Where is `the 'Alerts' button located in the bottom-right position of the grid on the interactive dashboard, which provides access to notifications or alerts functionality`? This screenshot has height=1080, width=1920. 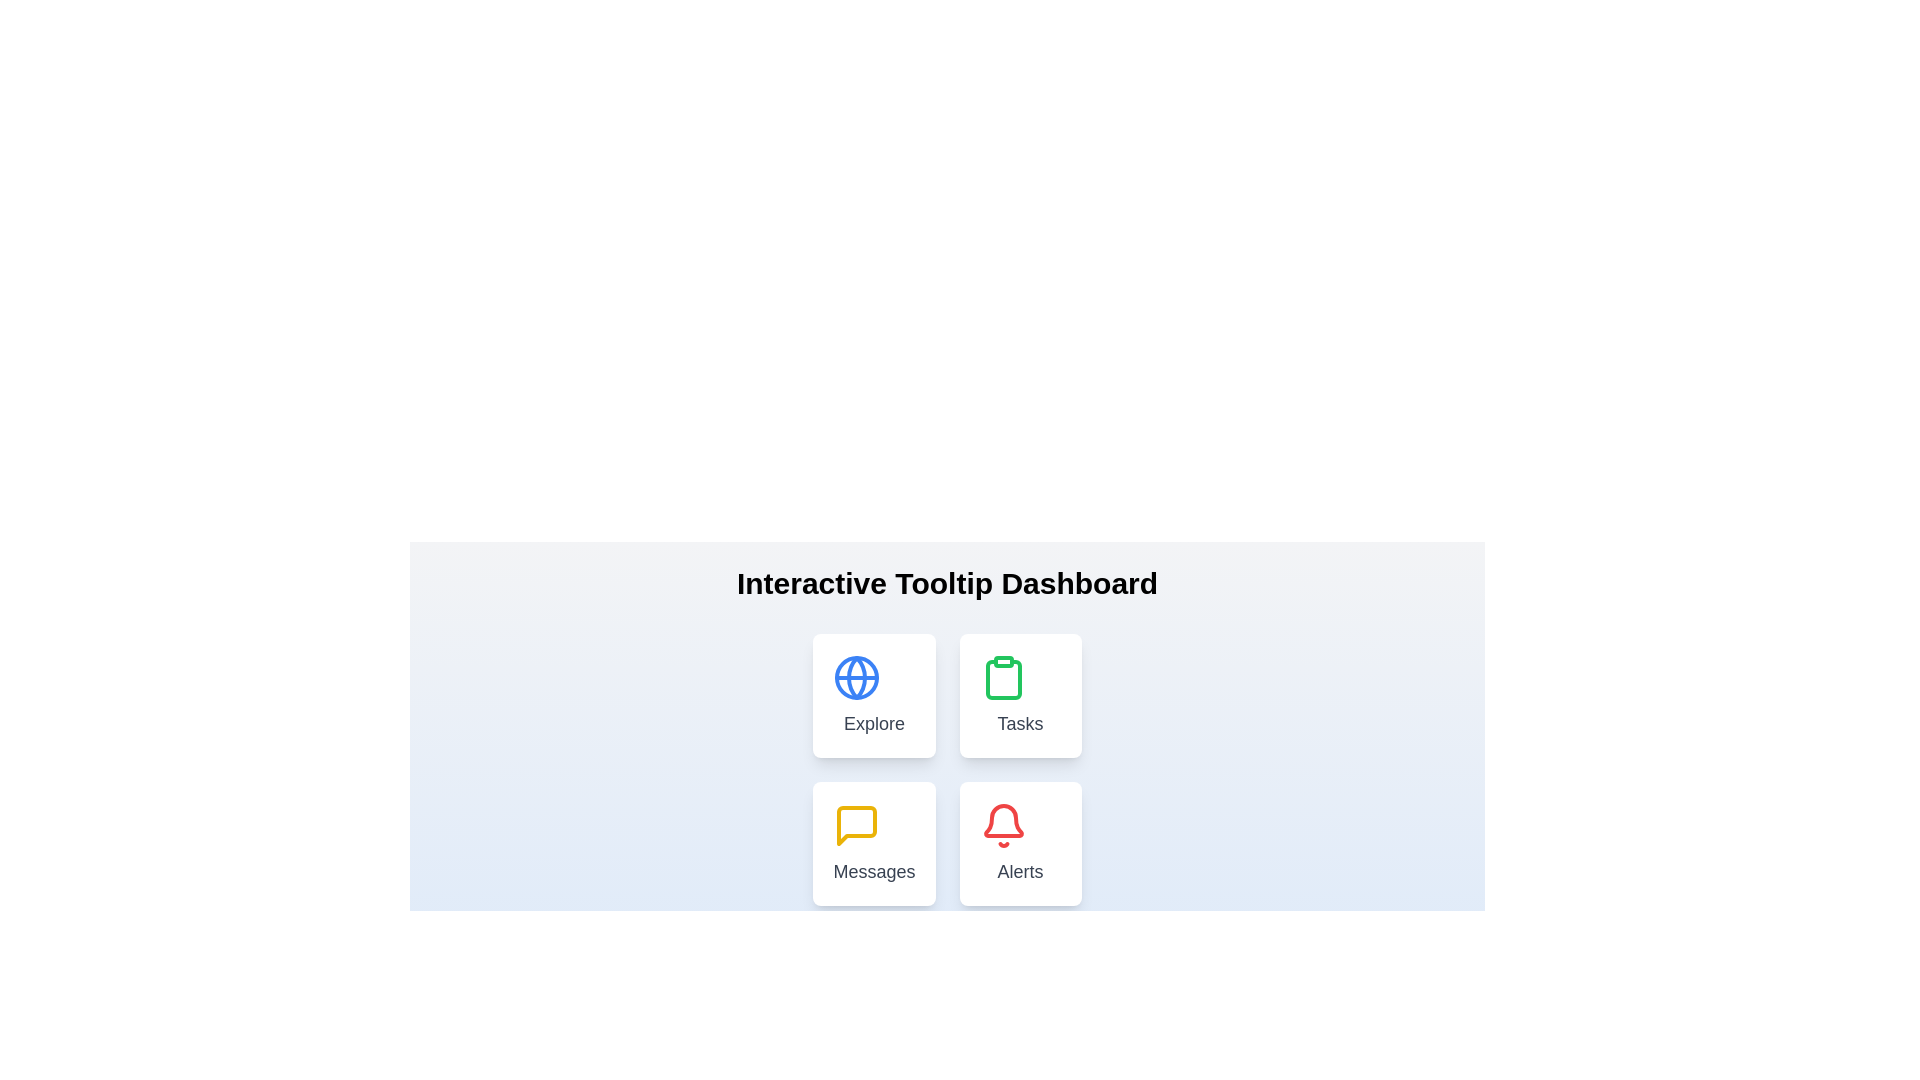 the 'Alerts' button located in the bottom-right position of the grid on the interactive dashboard, which provides access to notifications or alerts functionality is located at coordinates (1020, 844).